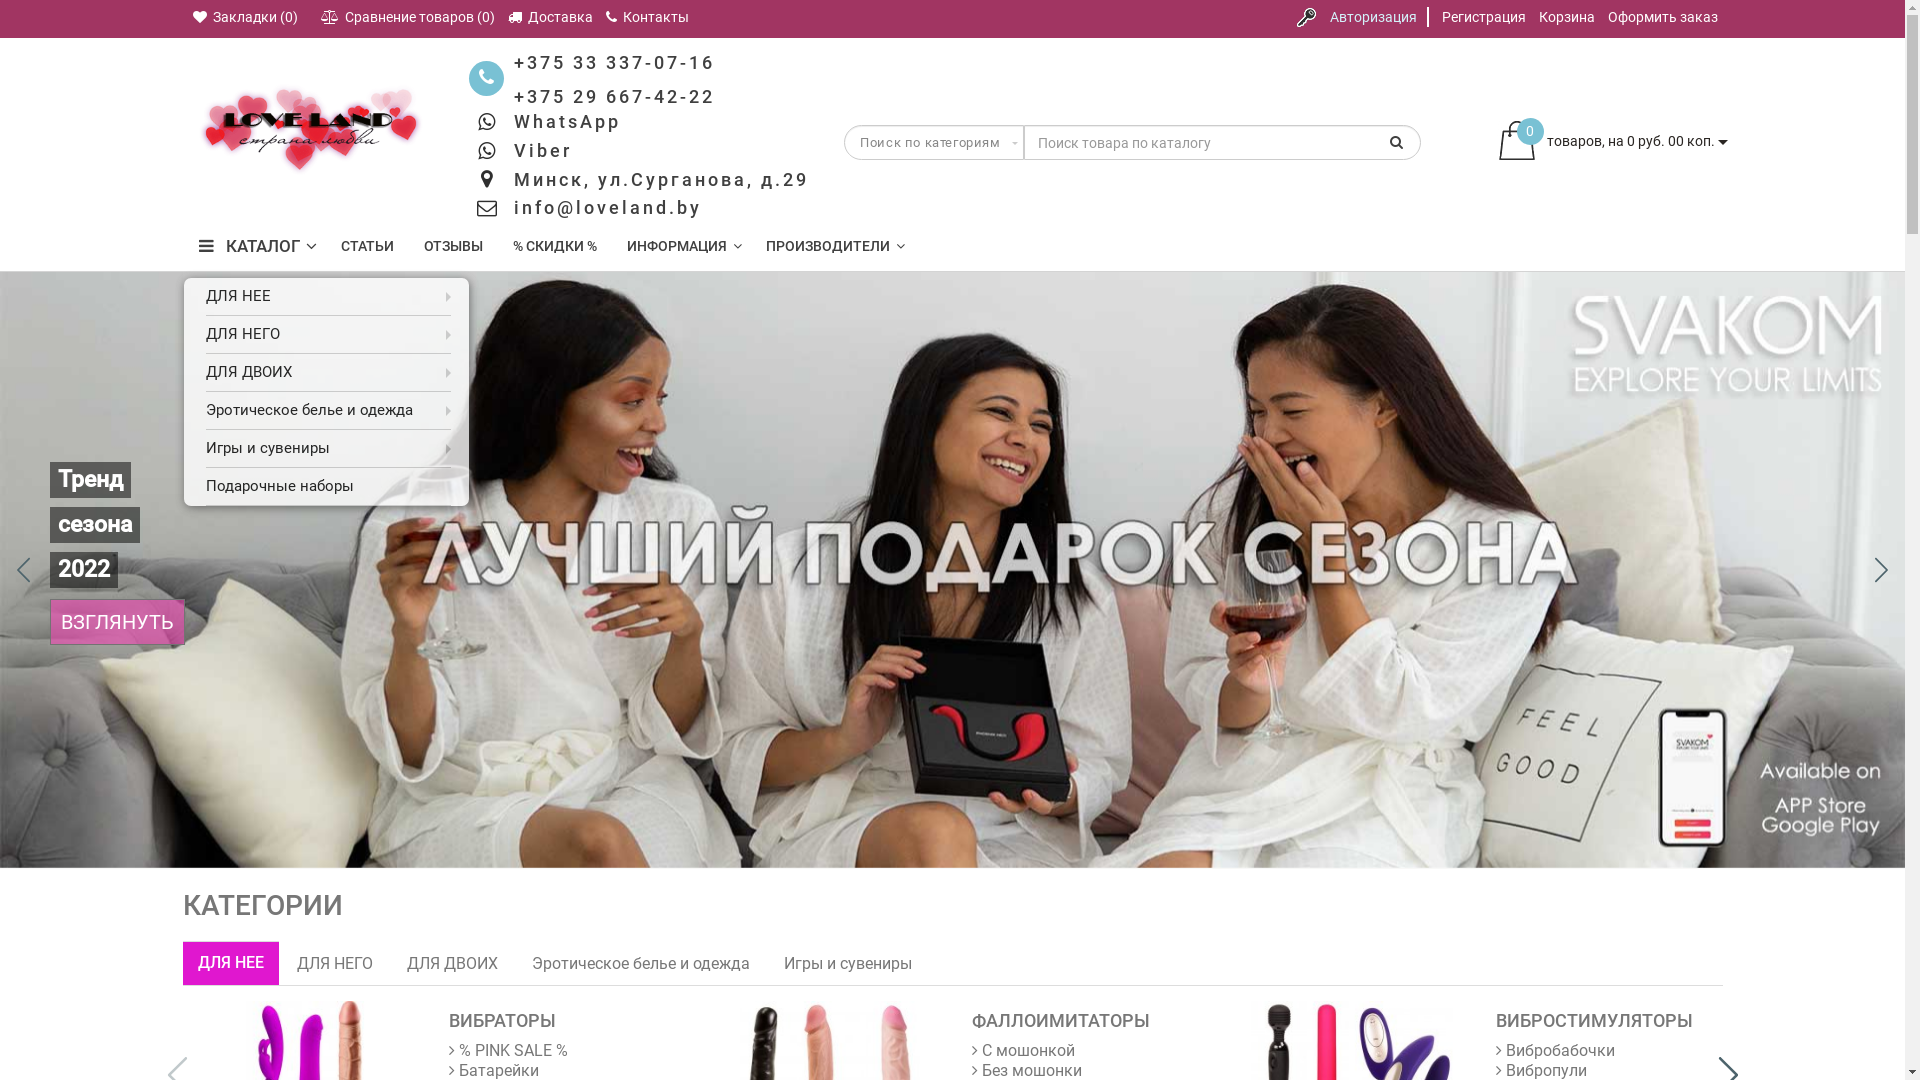 The width and height of the screenshot is (1920, 1080). What do you see at coordinates (613, 61) in the screenshot?
I see `'+375 33 337-07-16'` at bounding box center [613, 61].